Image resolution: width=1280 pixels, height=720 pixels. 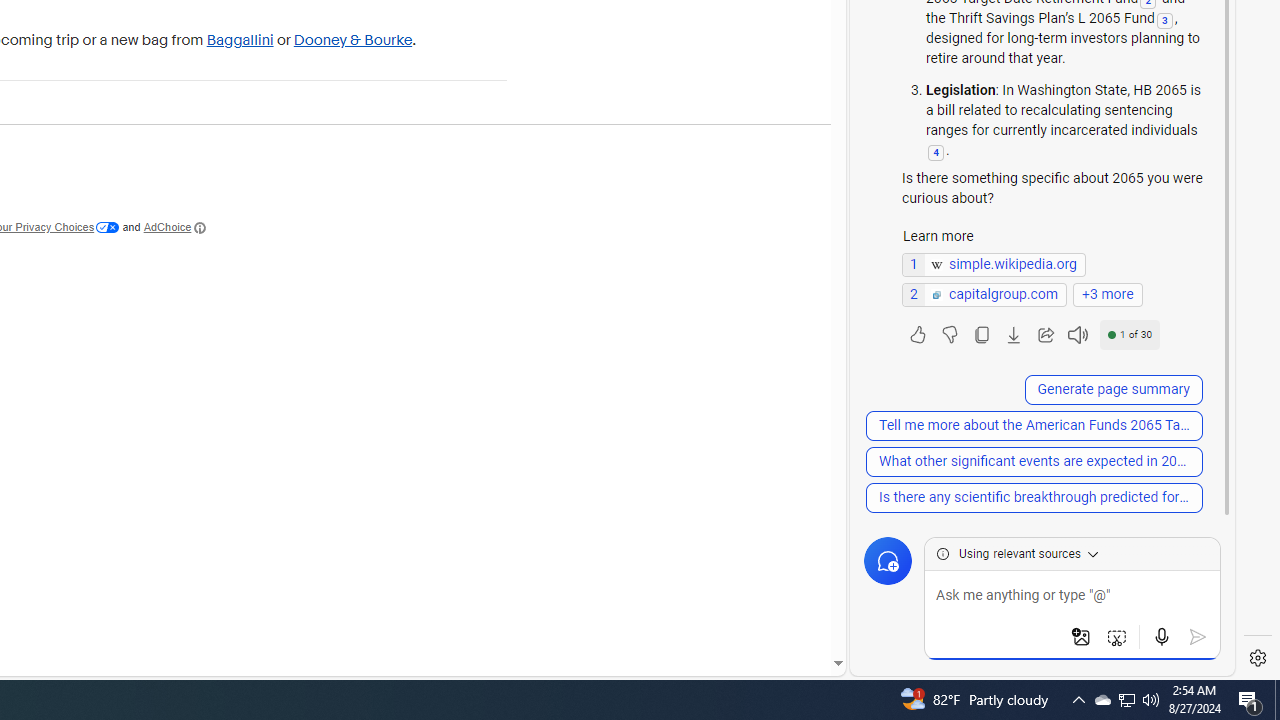 What do you see at coordinates (353, 40) in the screenshot?
I see `'Dooney & Bourke'` at bounding box center [353, 40].